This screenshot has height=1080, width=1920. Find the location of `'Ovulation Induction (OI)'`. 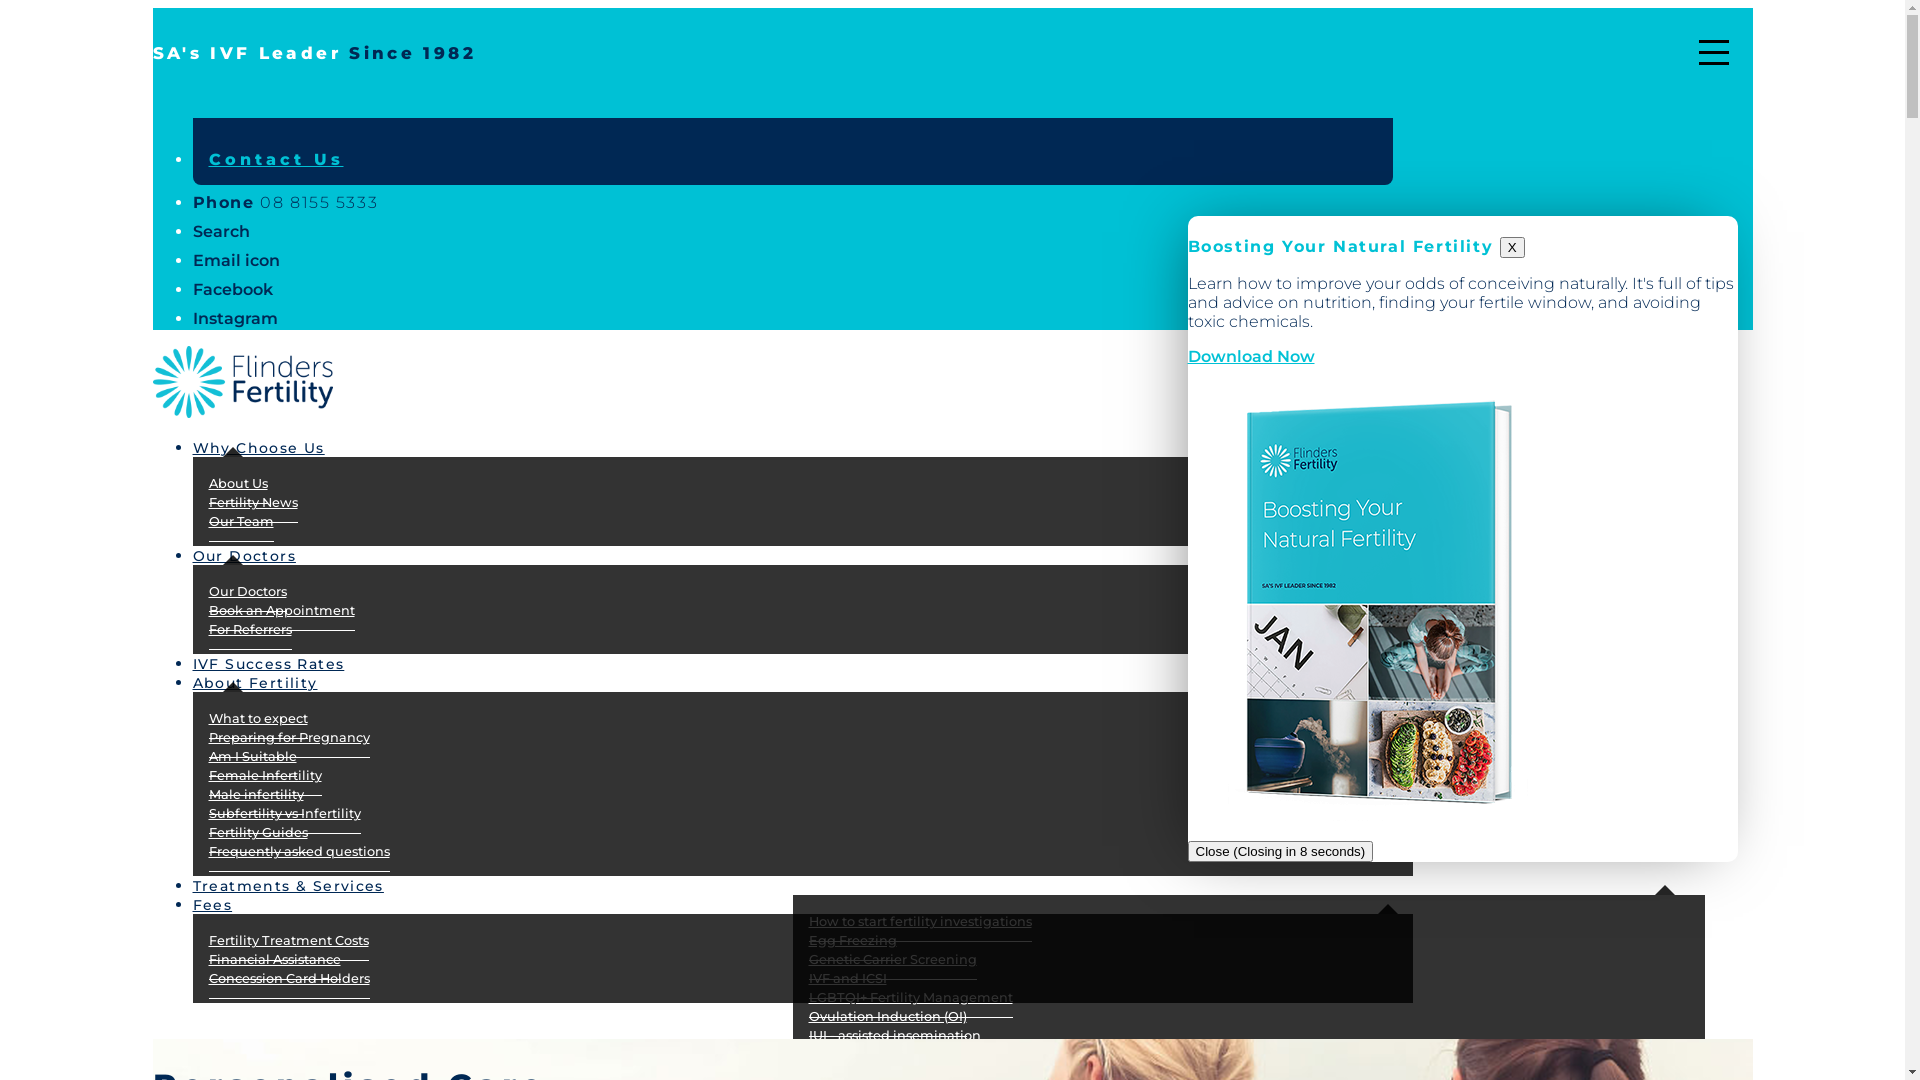

'Ovulation Induction (OI)' is located at coordinates (886, 1017).